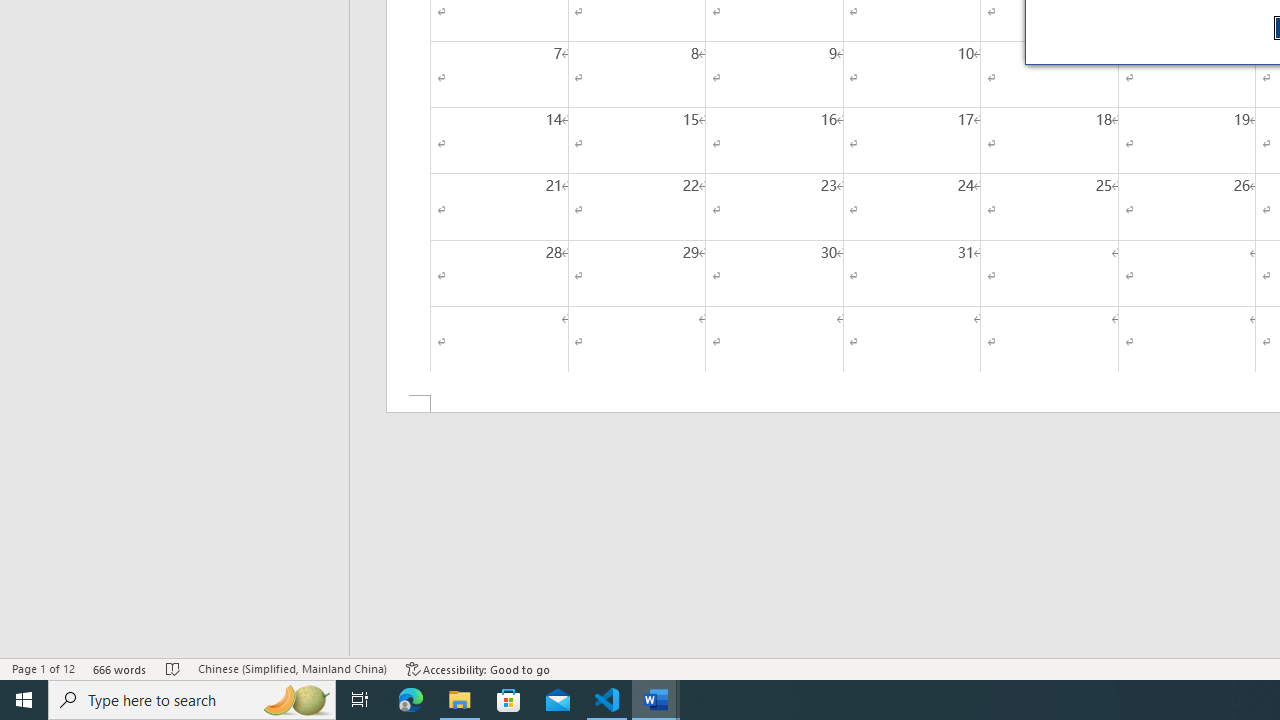 Image resolution: width=1280 pixels, height=720 pixels. I want to click on 'Spelling and Grammar Check No Errors', so click(173, 669).